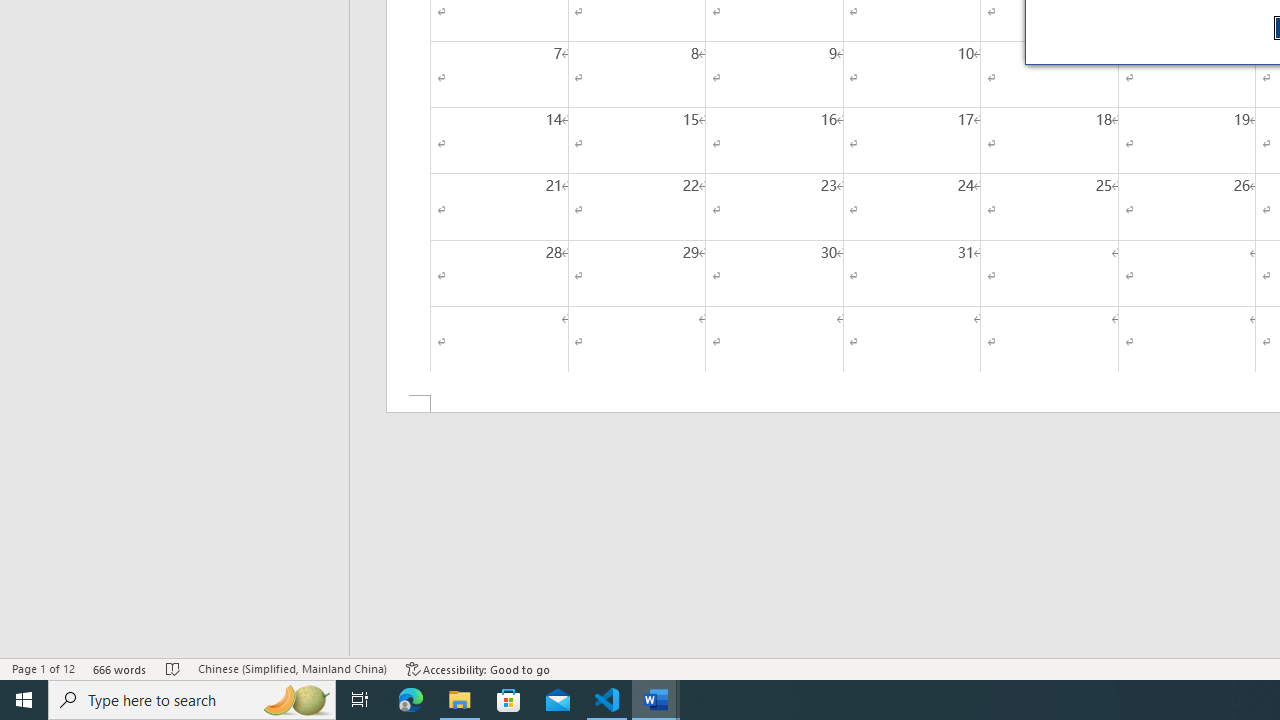 Image resolution: width=1280 pixels, height=720 pixels. I want to click on 'Spelling and Grammar Check No Errors', so click(173, 669).